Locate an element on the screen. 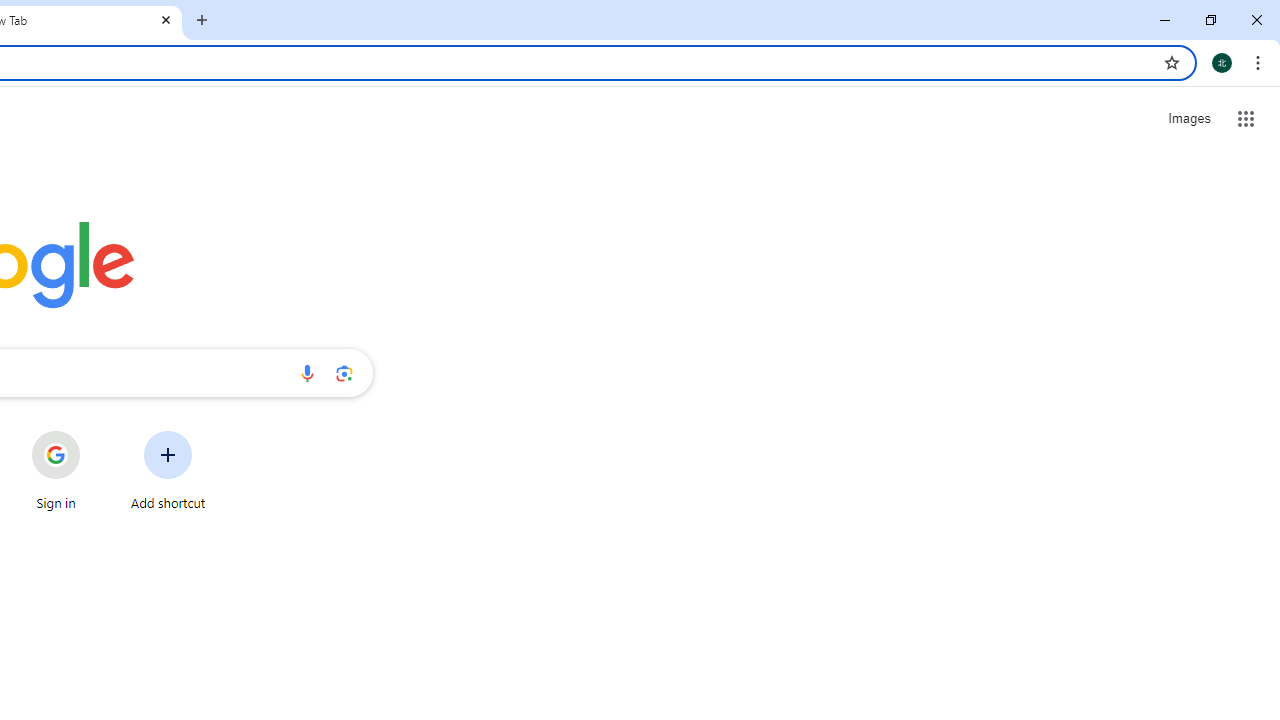  'Add shortcut' is located at coordinates (168, 470).